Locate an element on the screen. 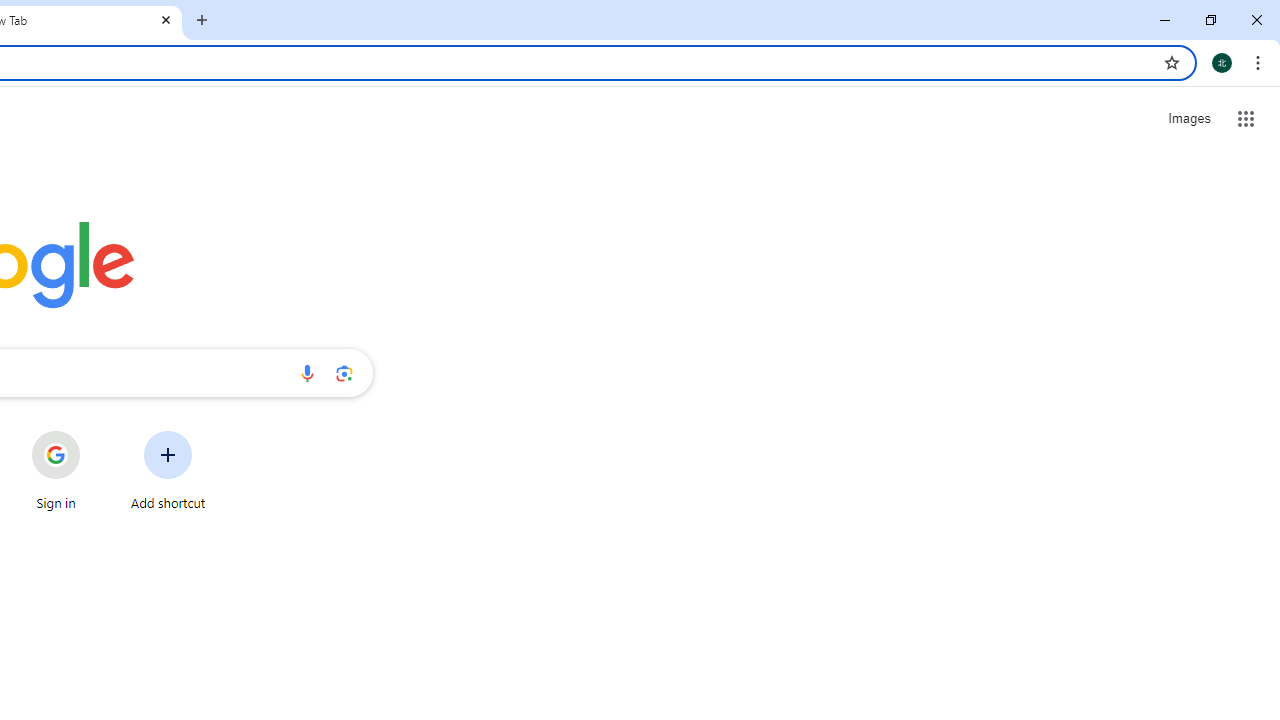  'Add shortcut' is located at coordinates (168, 470).